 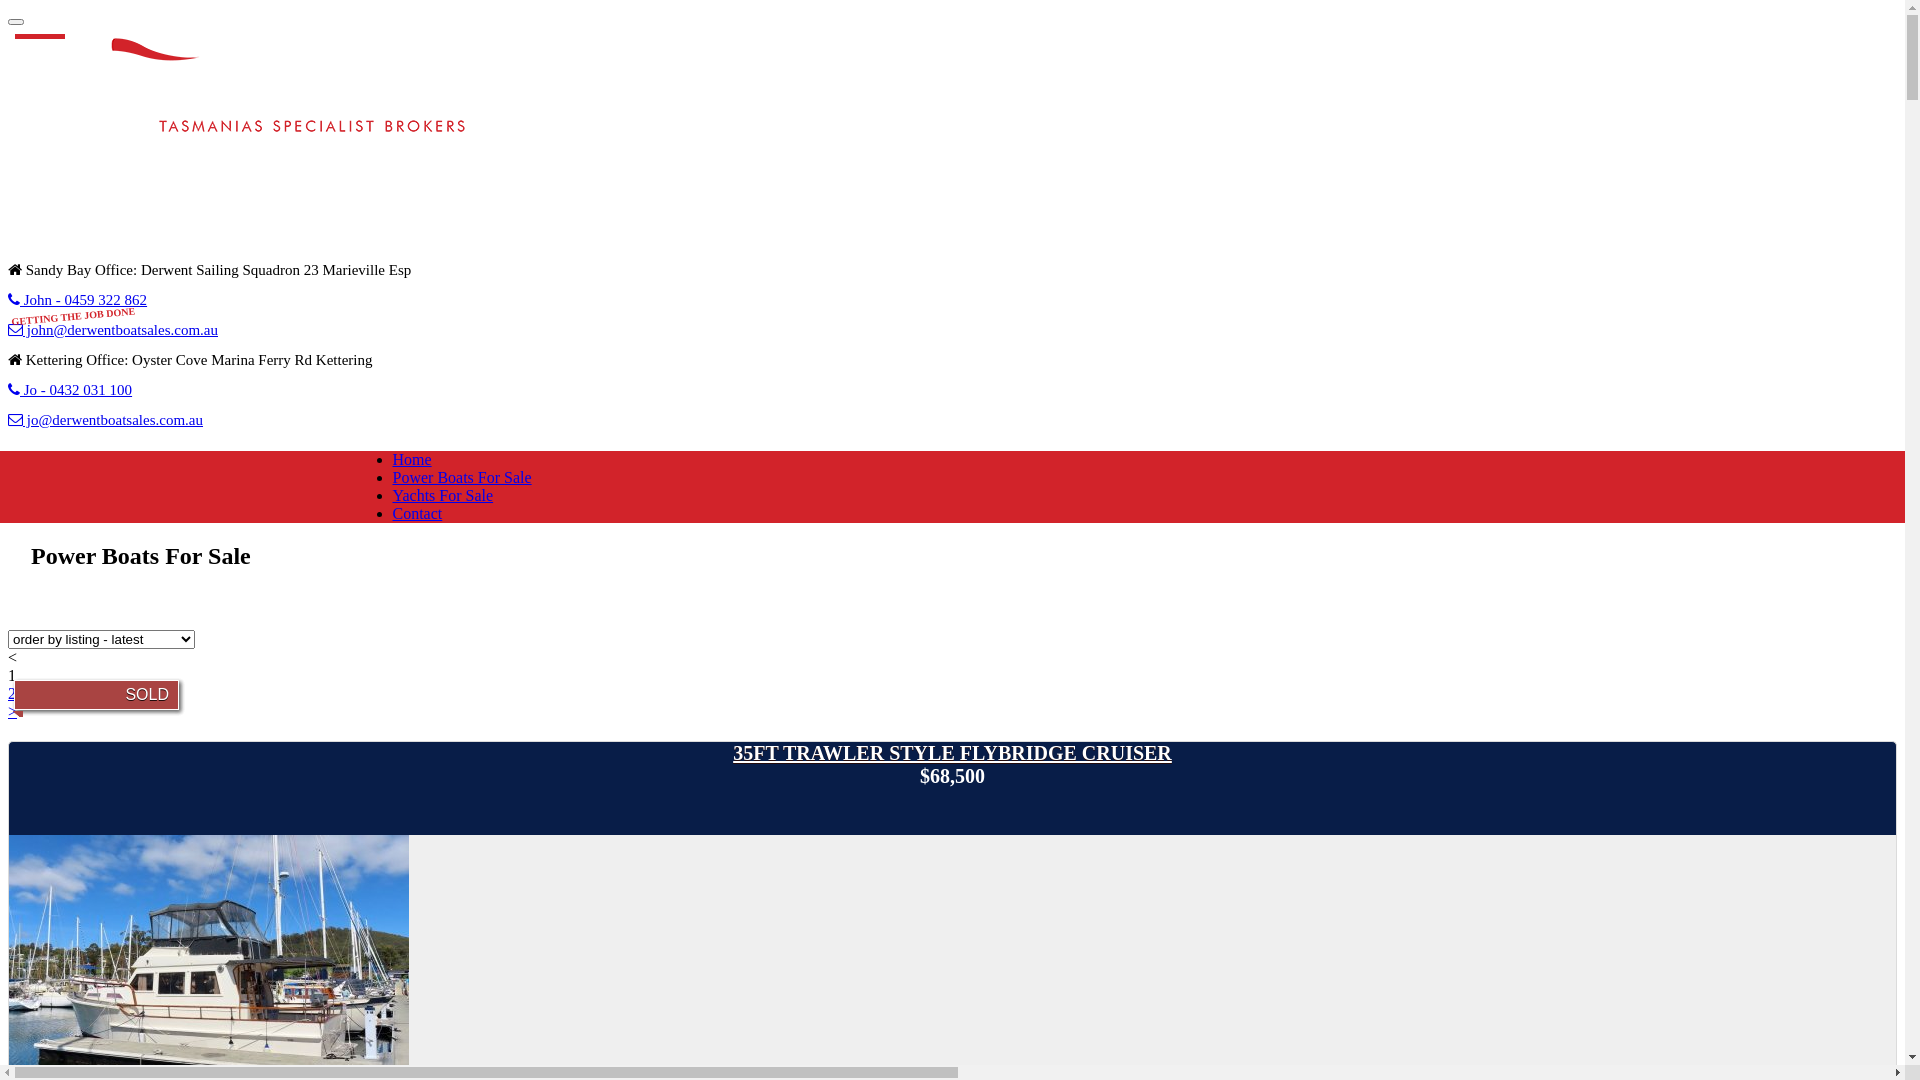 What do you see at coordinates (77, 300) in the screenshot?
I see `'John - 0459 322 862'` at bounding box center [77, 300].